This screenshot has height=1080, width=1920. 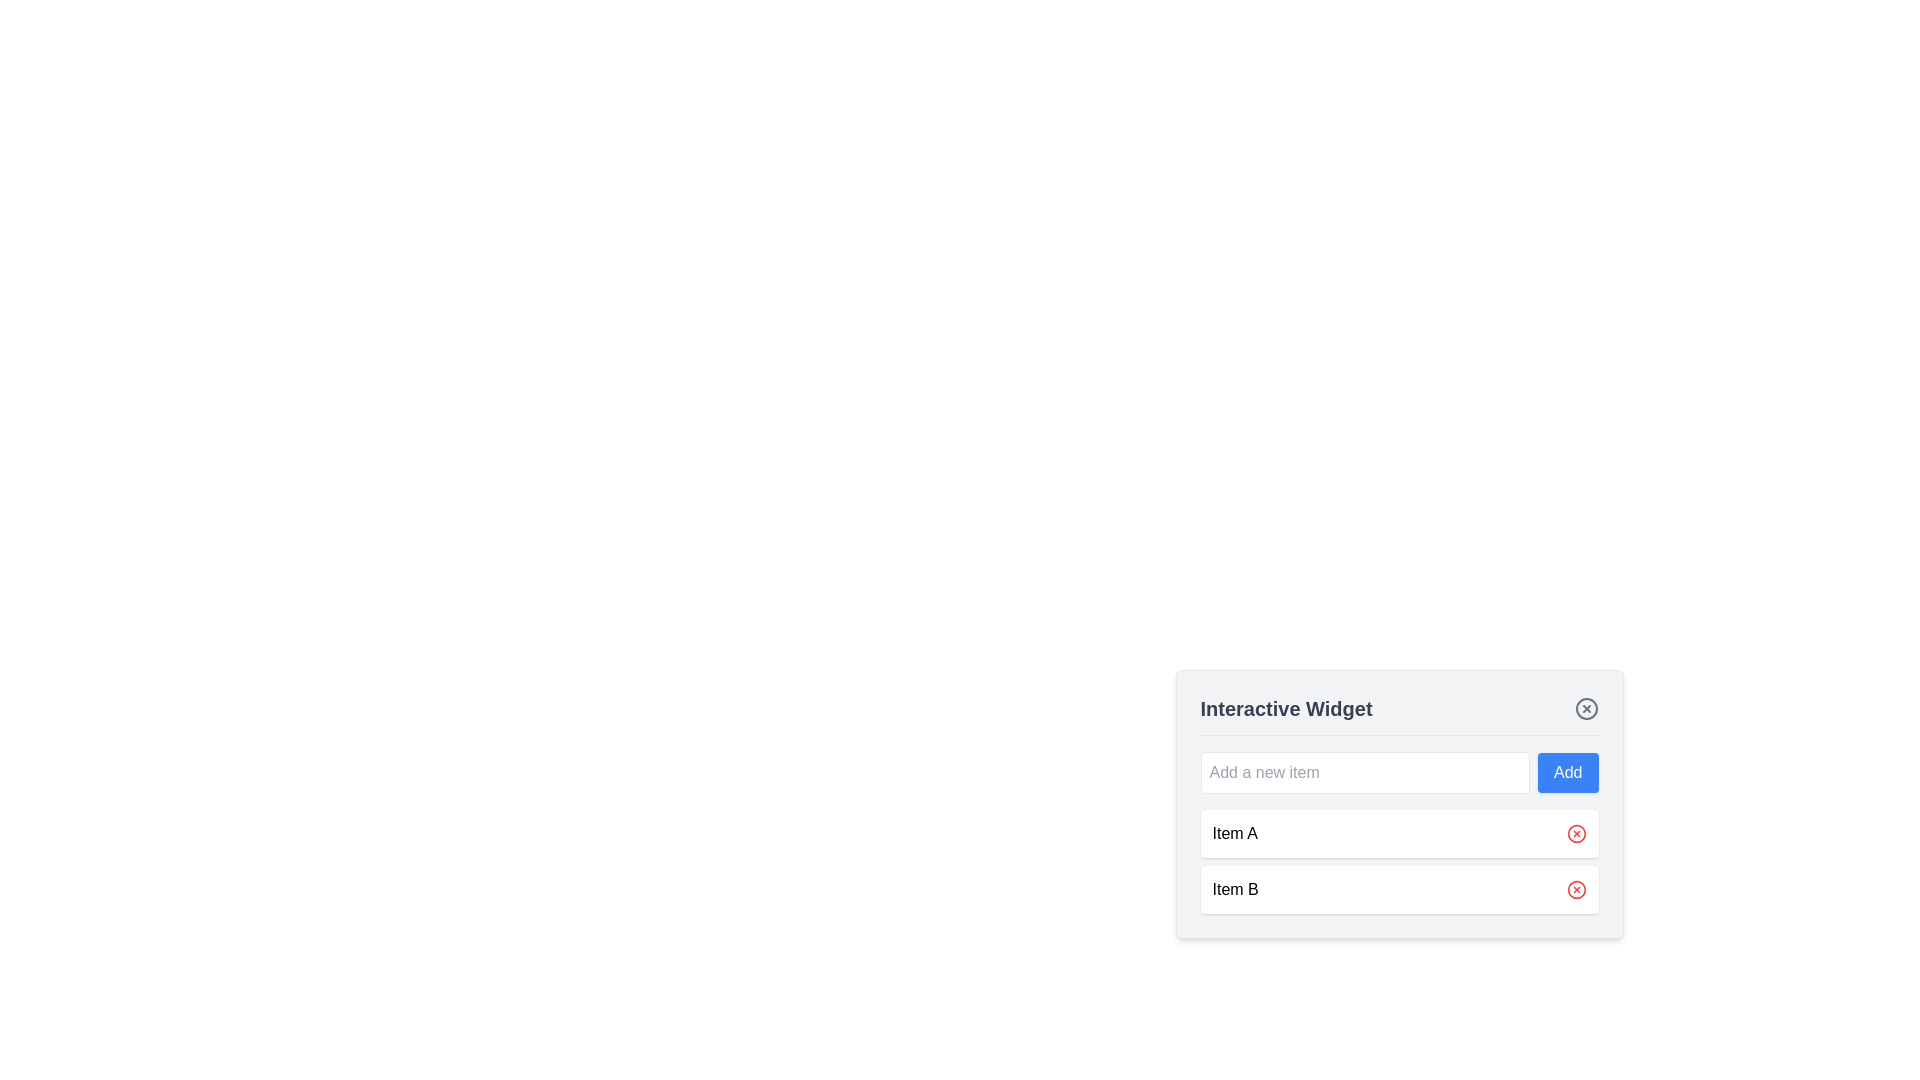 I want to click on the text input within the composite component that allows the user to add new items, located in the 'Interactive Widget' section above the list containing 'Item A' and 'Item B', so click(x=1398, y=771).